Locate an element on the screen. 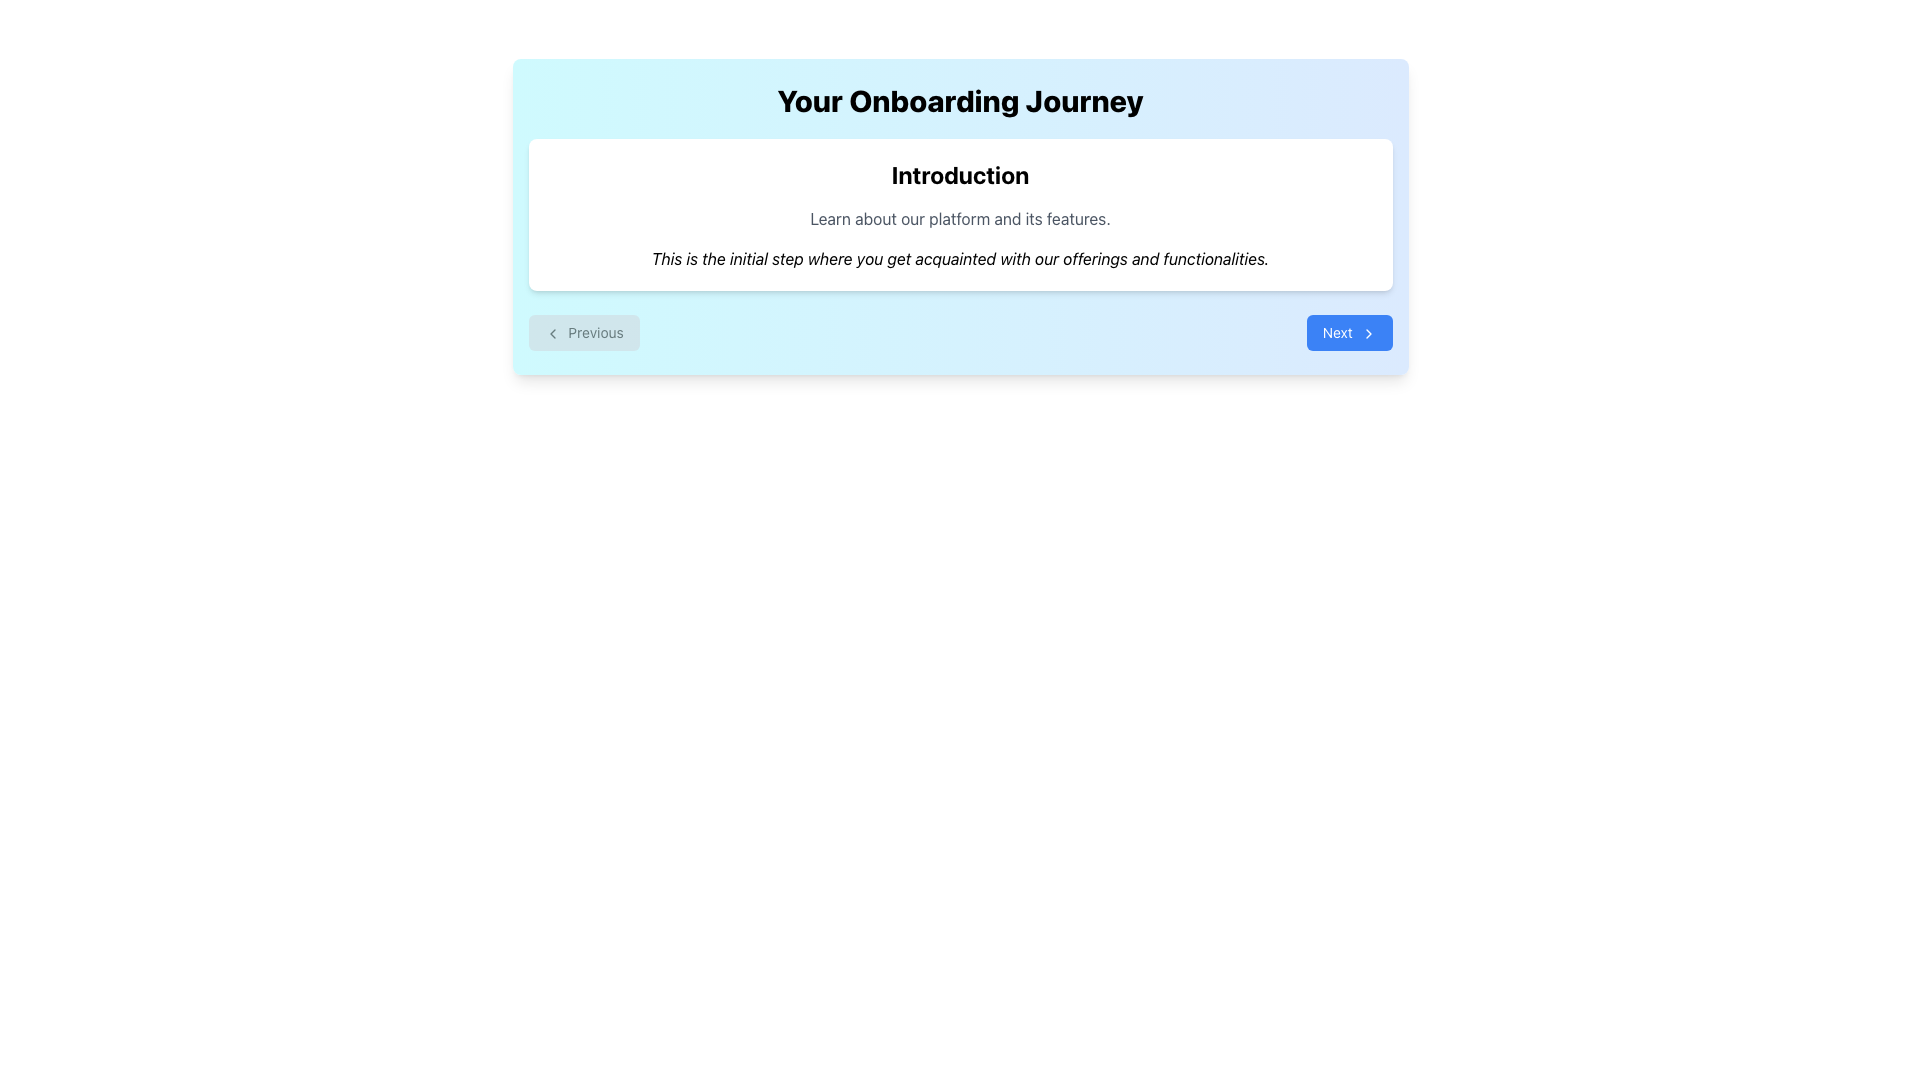  the 'Previous' button located at the bottom-left corner of the panel is located at coordinates (552, 333).